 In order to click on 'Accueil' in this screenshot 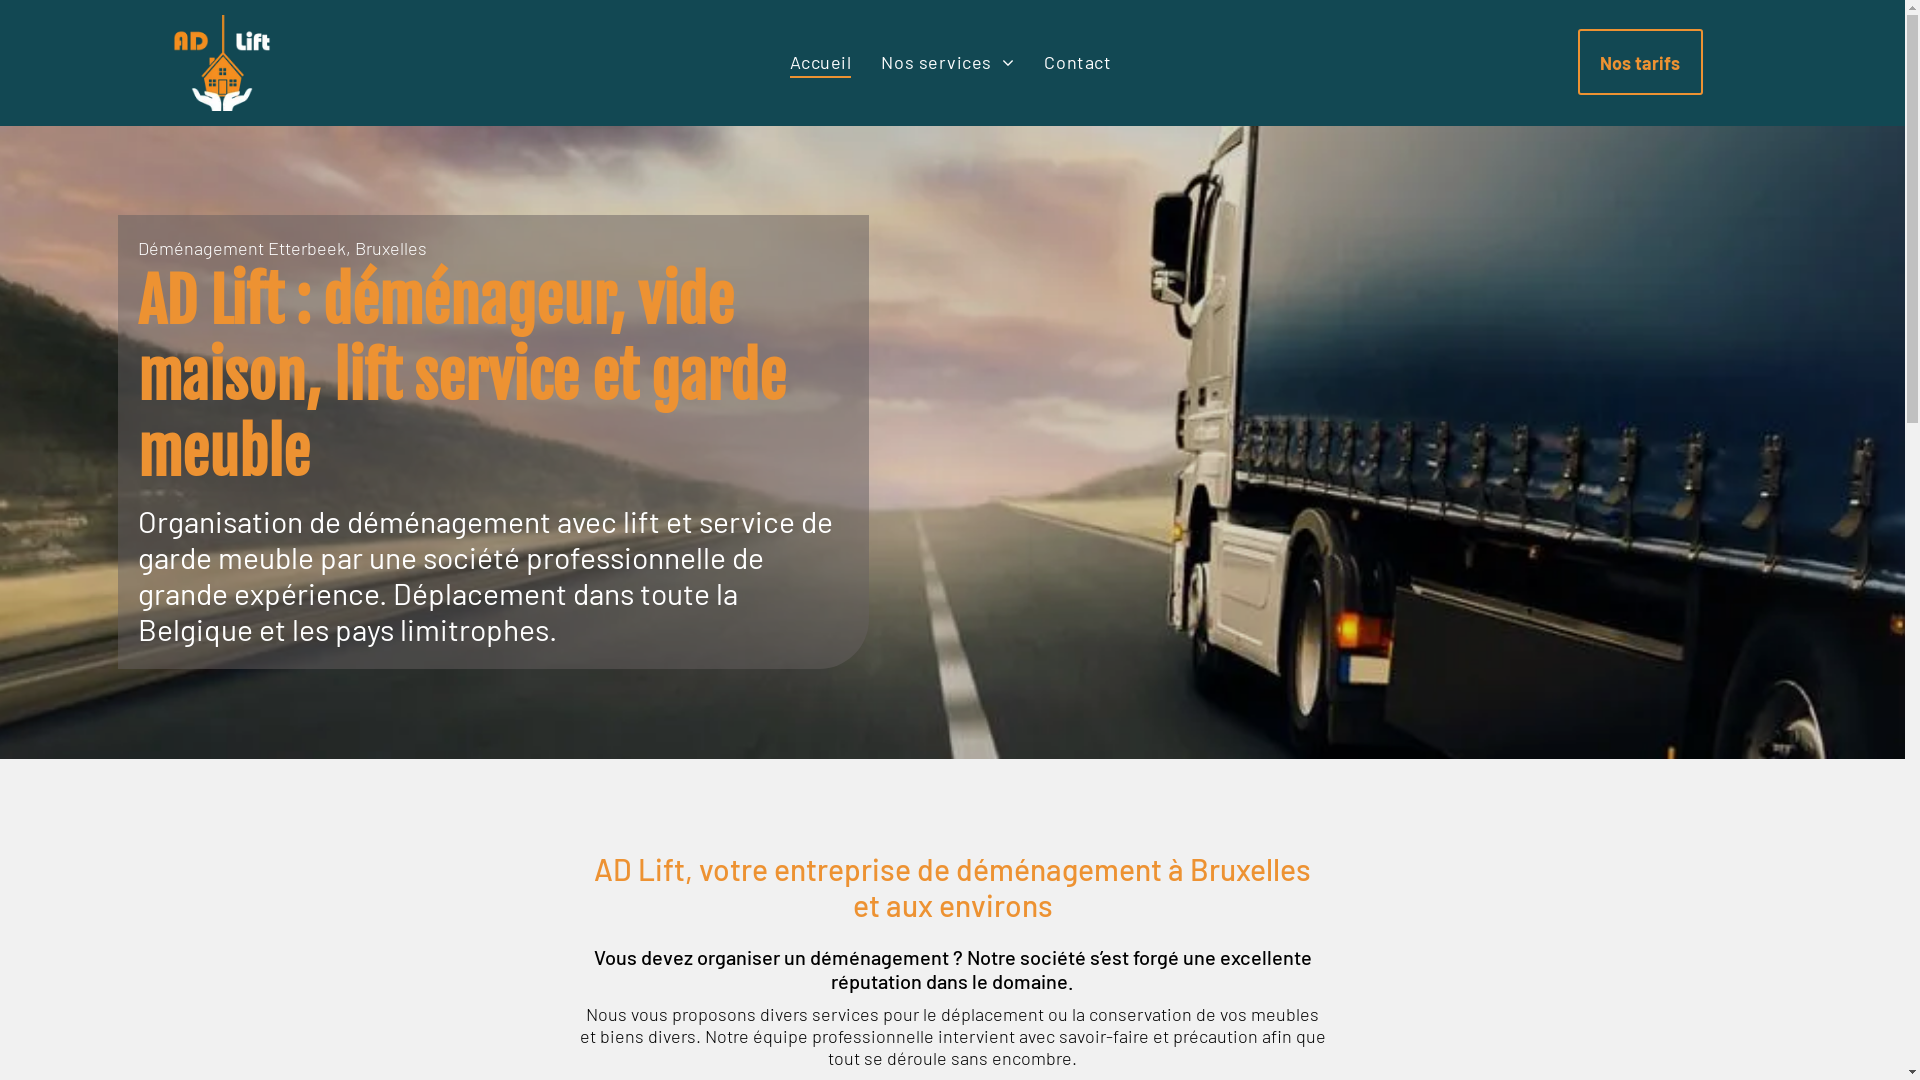, I will do `click(820, 60)`.